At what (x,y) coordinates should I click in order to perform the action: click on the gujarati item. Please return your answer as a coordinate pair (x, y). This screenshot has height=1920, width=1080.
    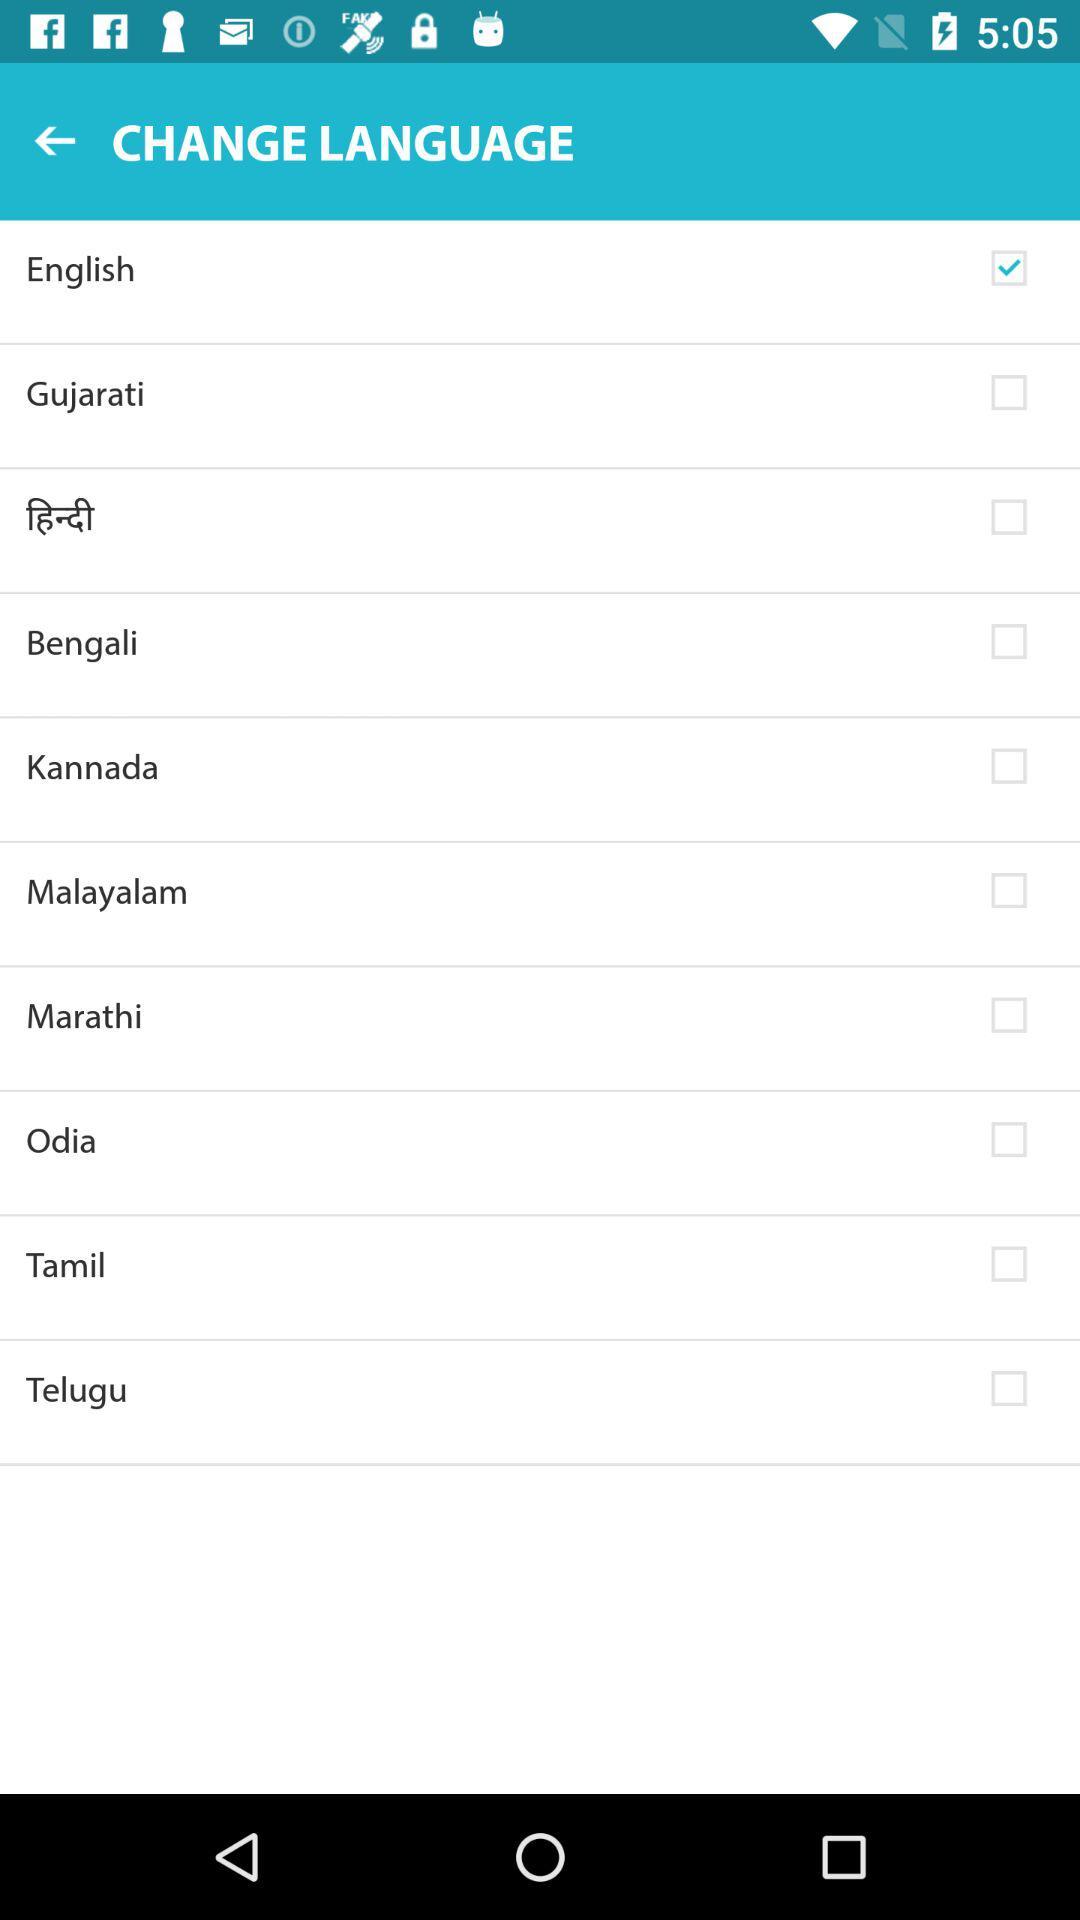
    Looking at the image, I should click on (495, 393).